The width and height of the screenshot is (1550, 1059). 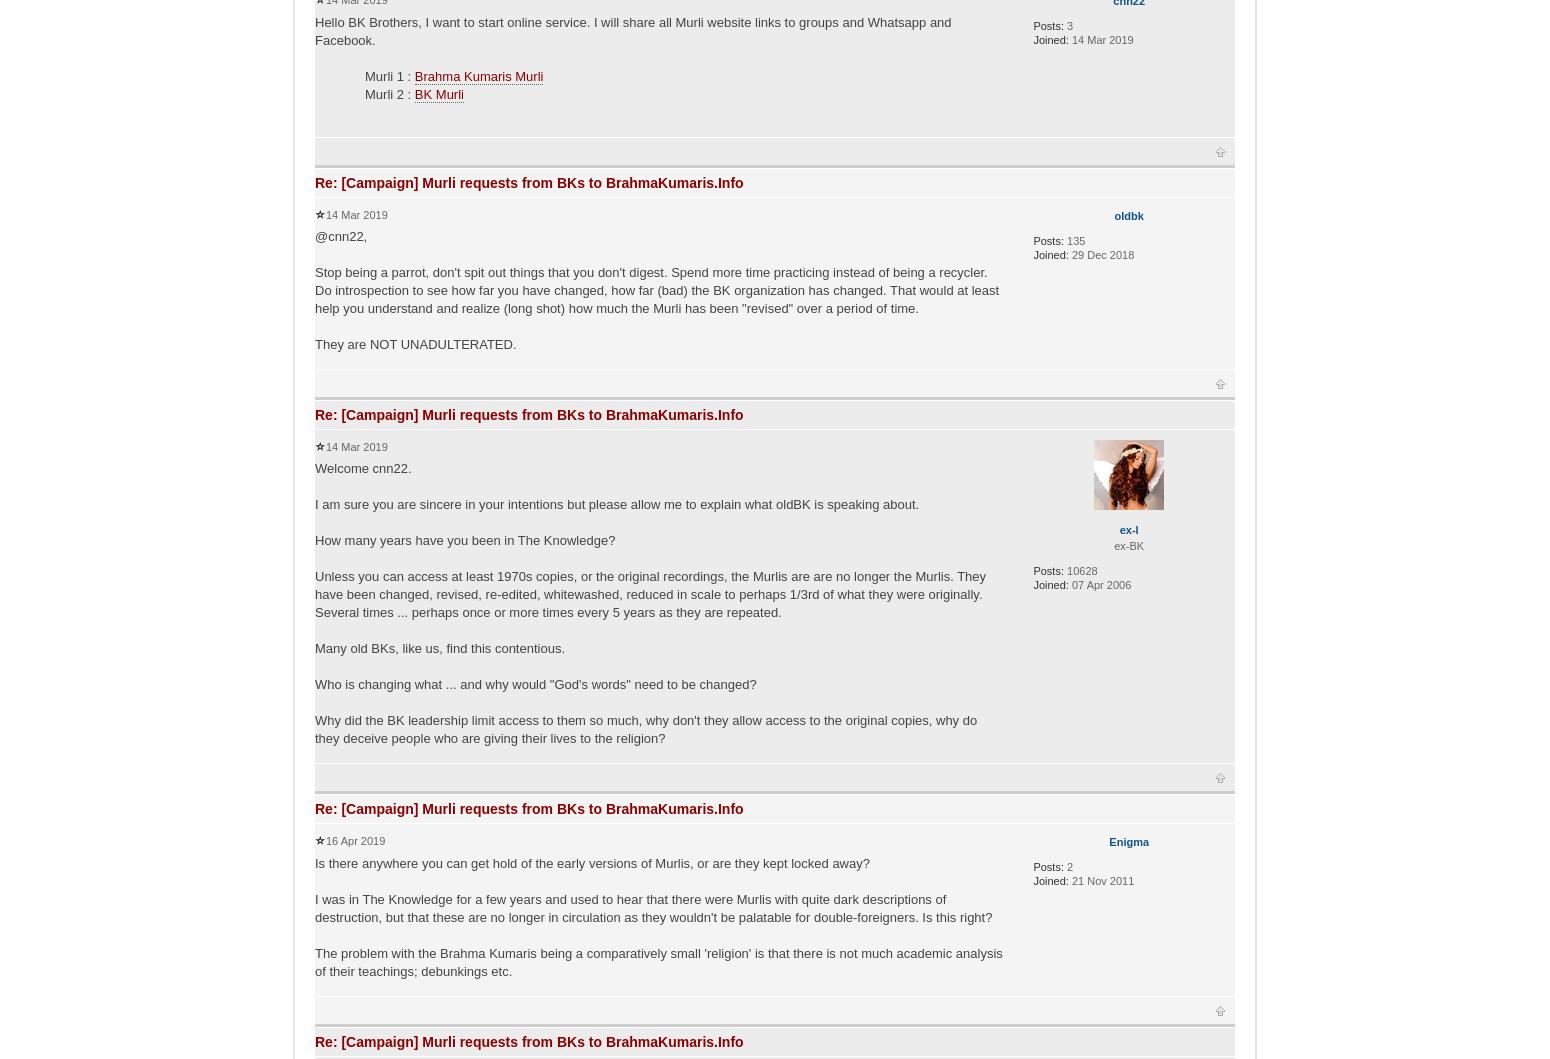 I want to click on '29 Dec 2018', so click(x=1099, y=253).